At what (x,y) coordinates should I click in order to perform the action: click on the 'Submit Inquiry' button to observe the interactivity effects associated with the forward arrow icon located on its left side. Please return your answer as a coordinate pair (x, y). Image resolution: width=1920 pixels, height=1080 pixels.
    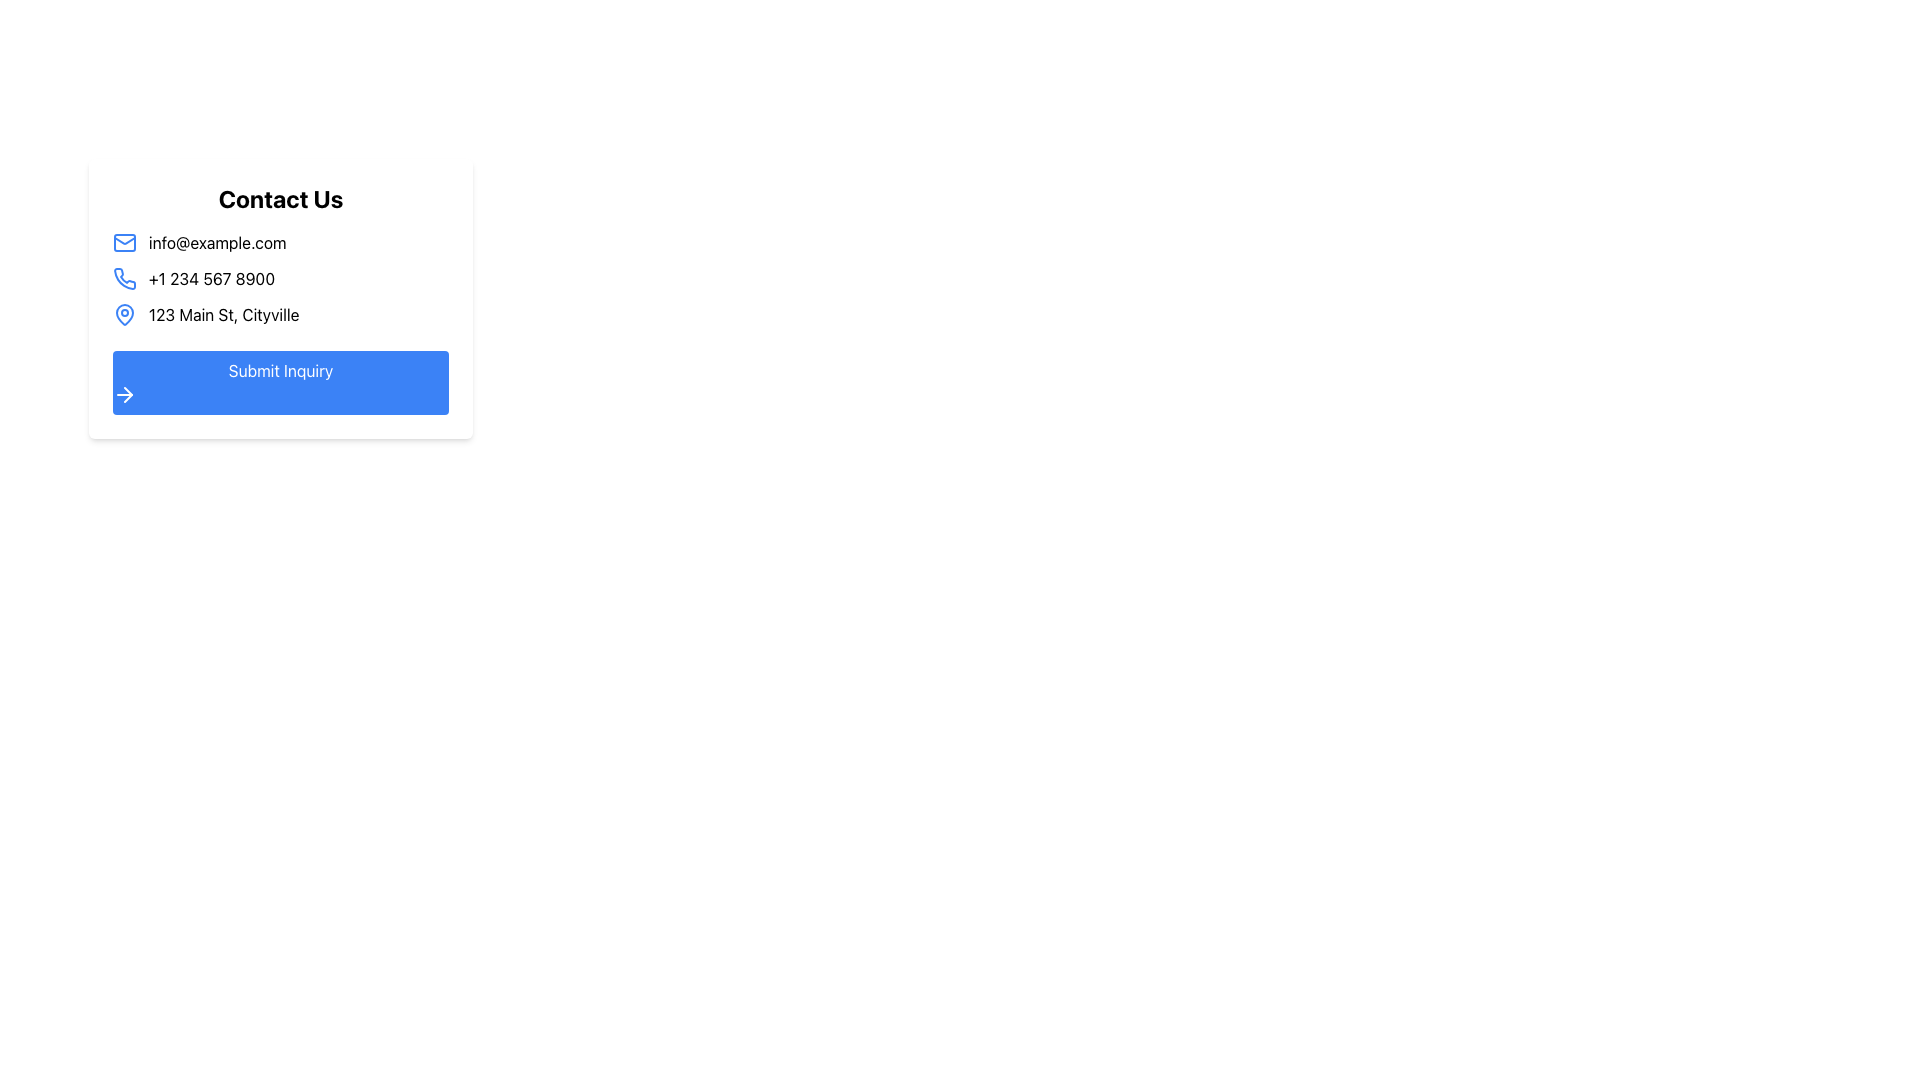
    Looking at the image, I should click on (123, 394).